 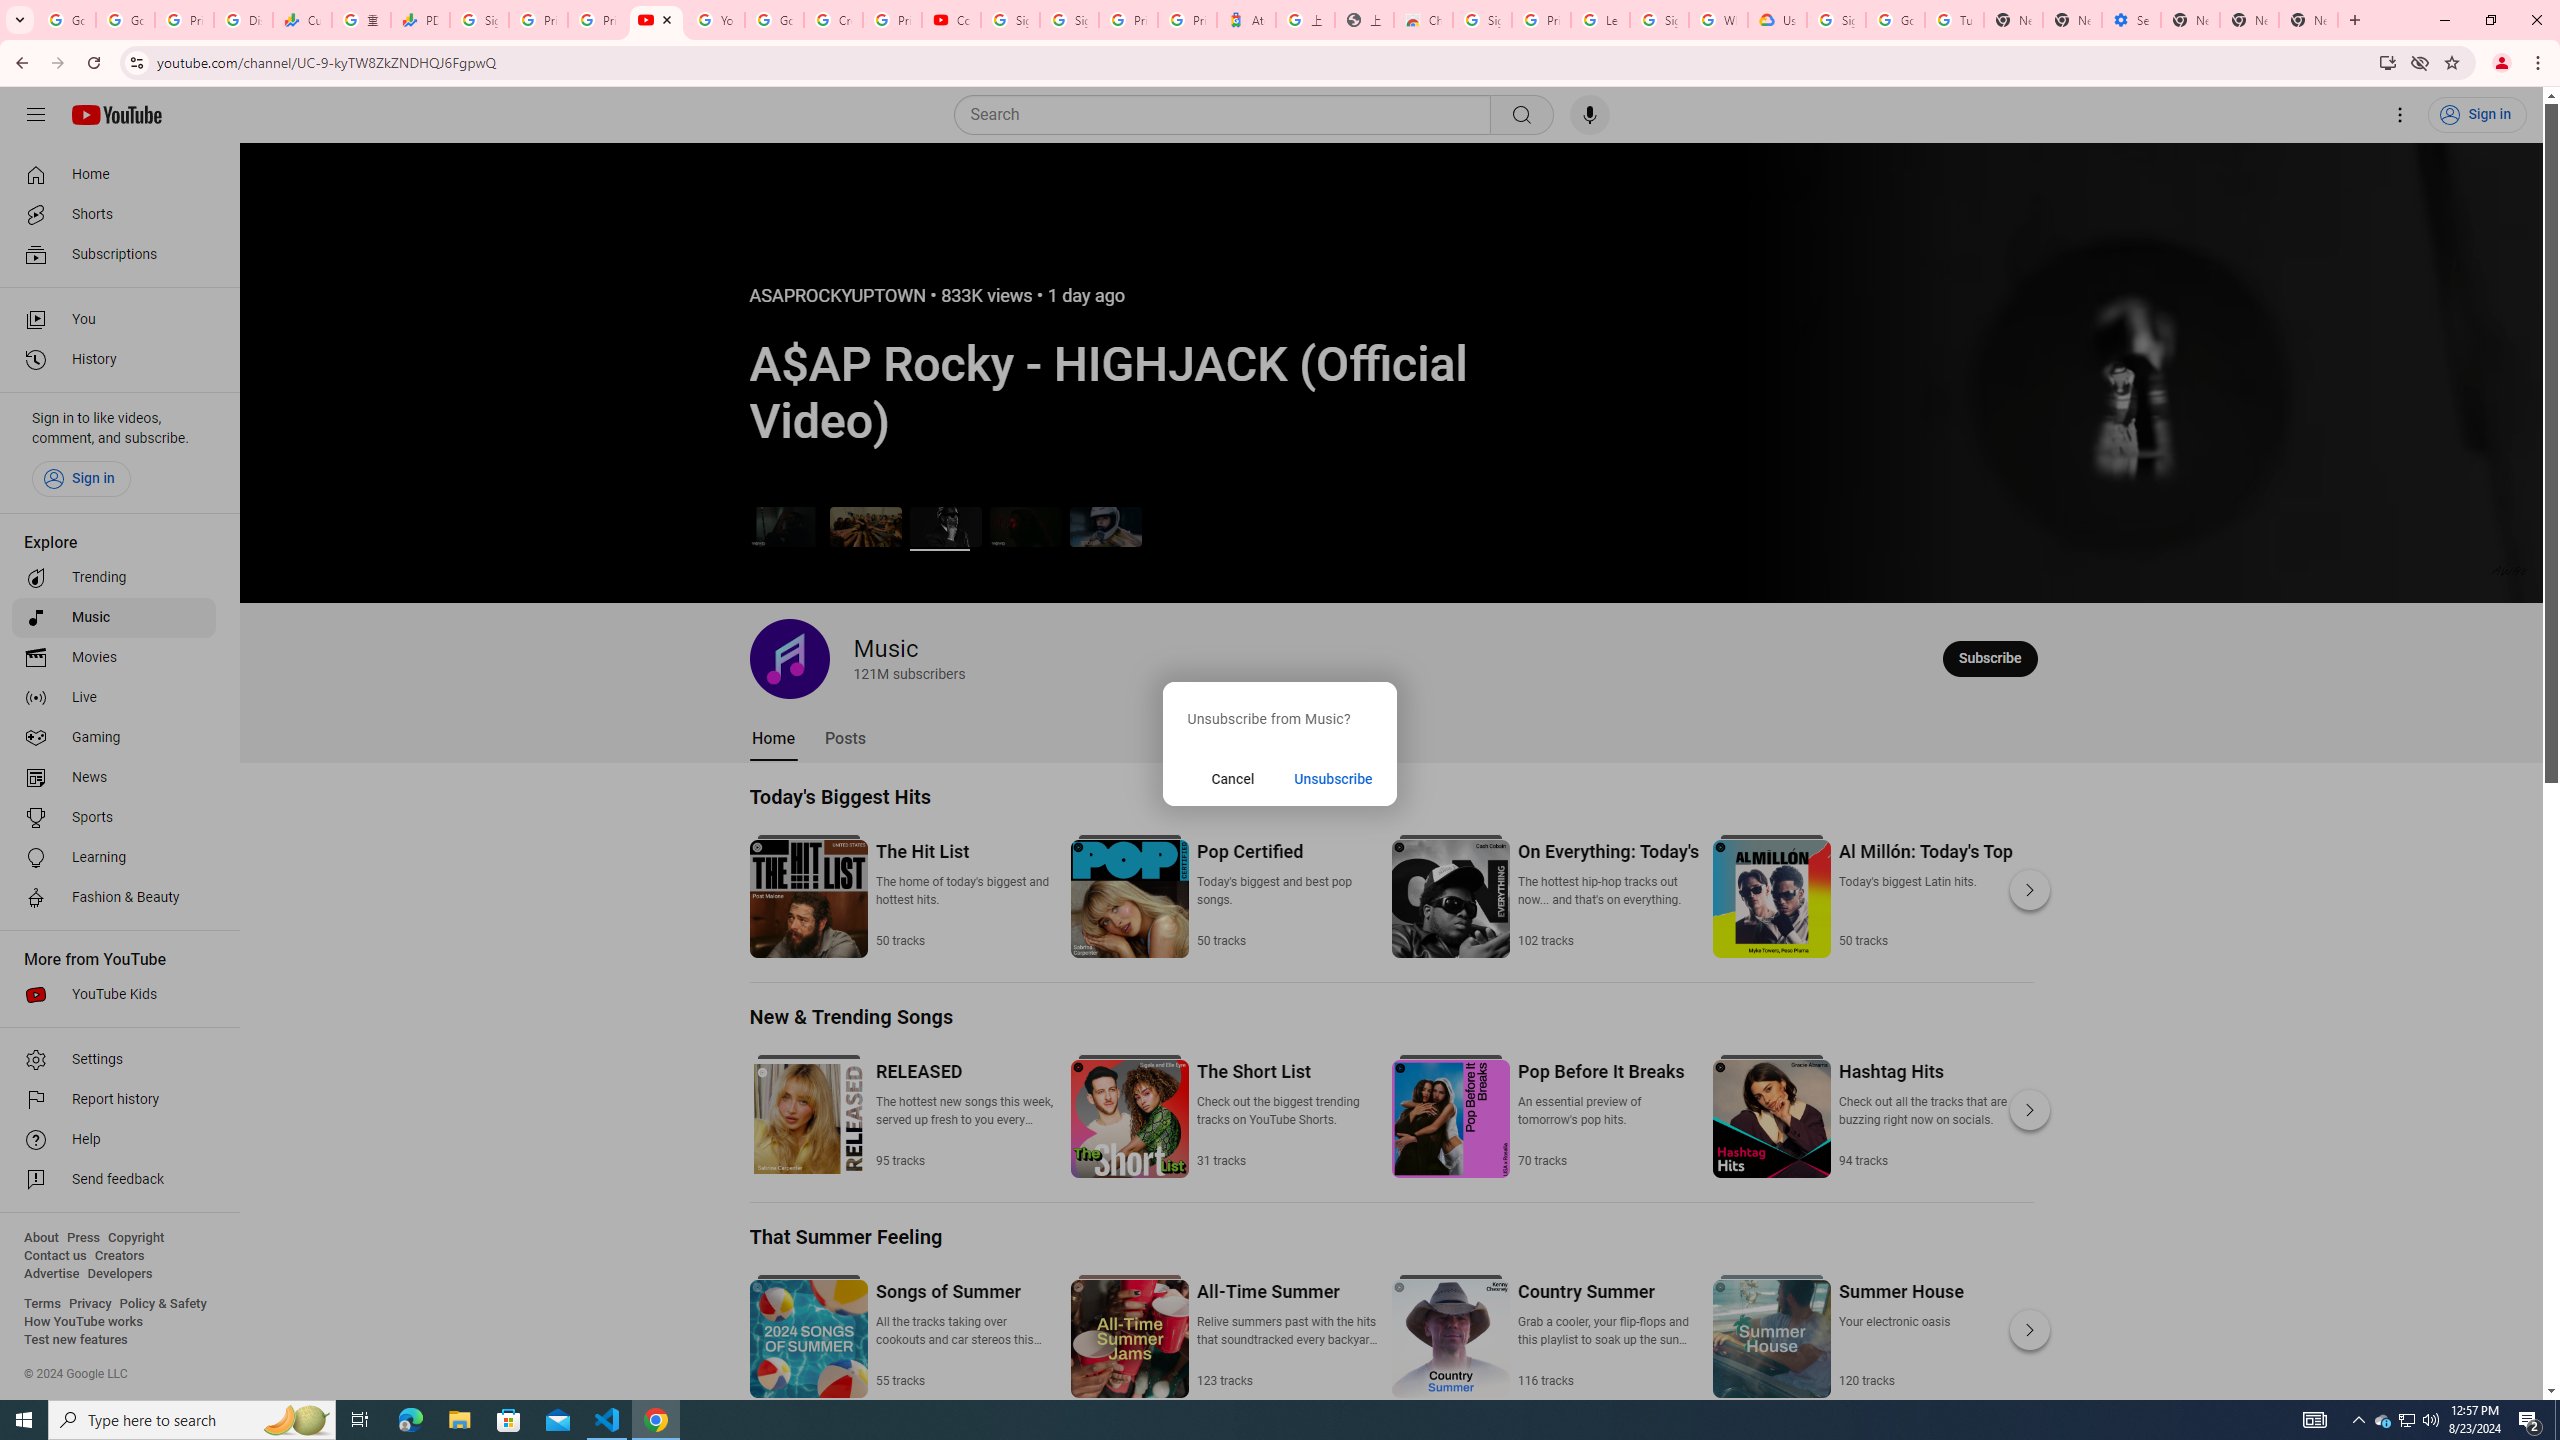 What do you see at coordinates (301, 19) in the screenshot?
I see `'Currencies - Google Finance'` at bounding box center [301, 19].